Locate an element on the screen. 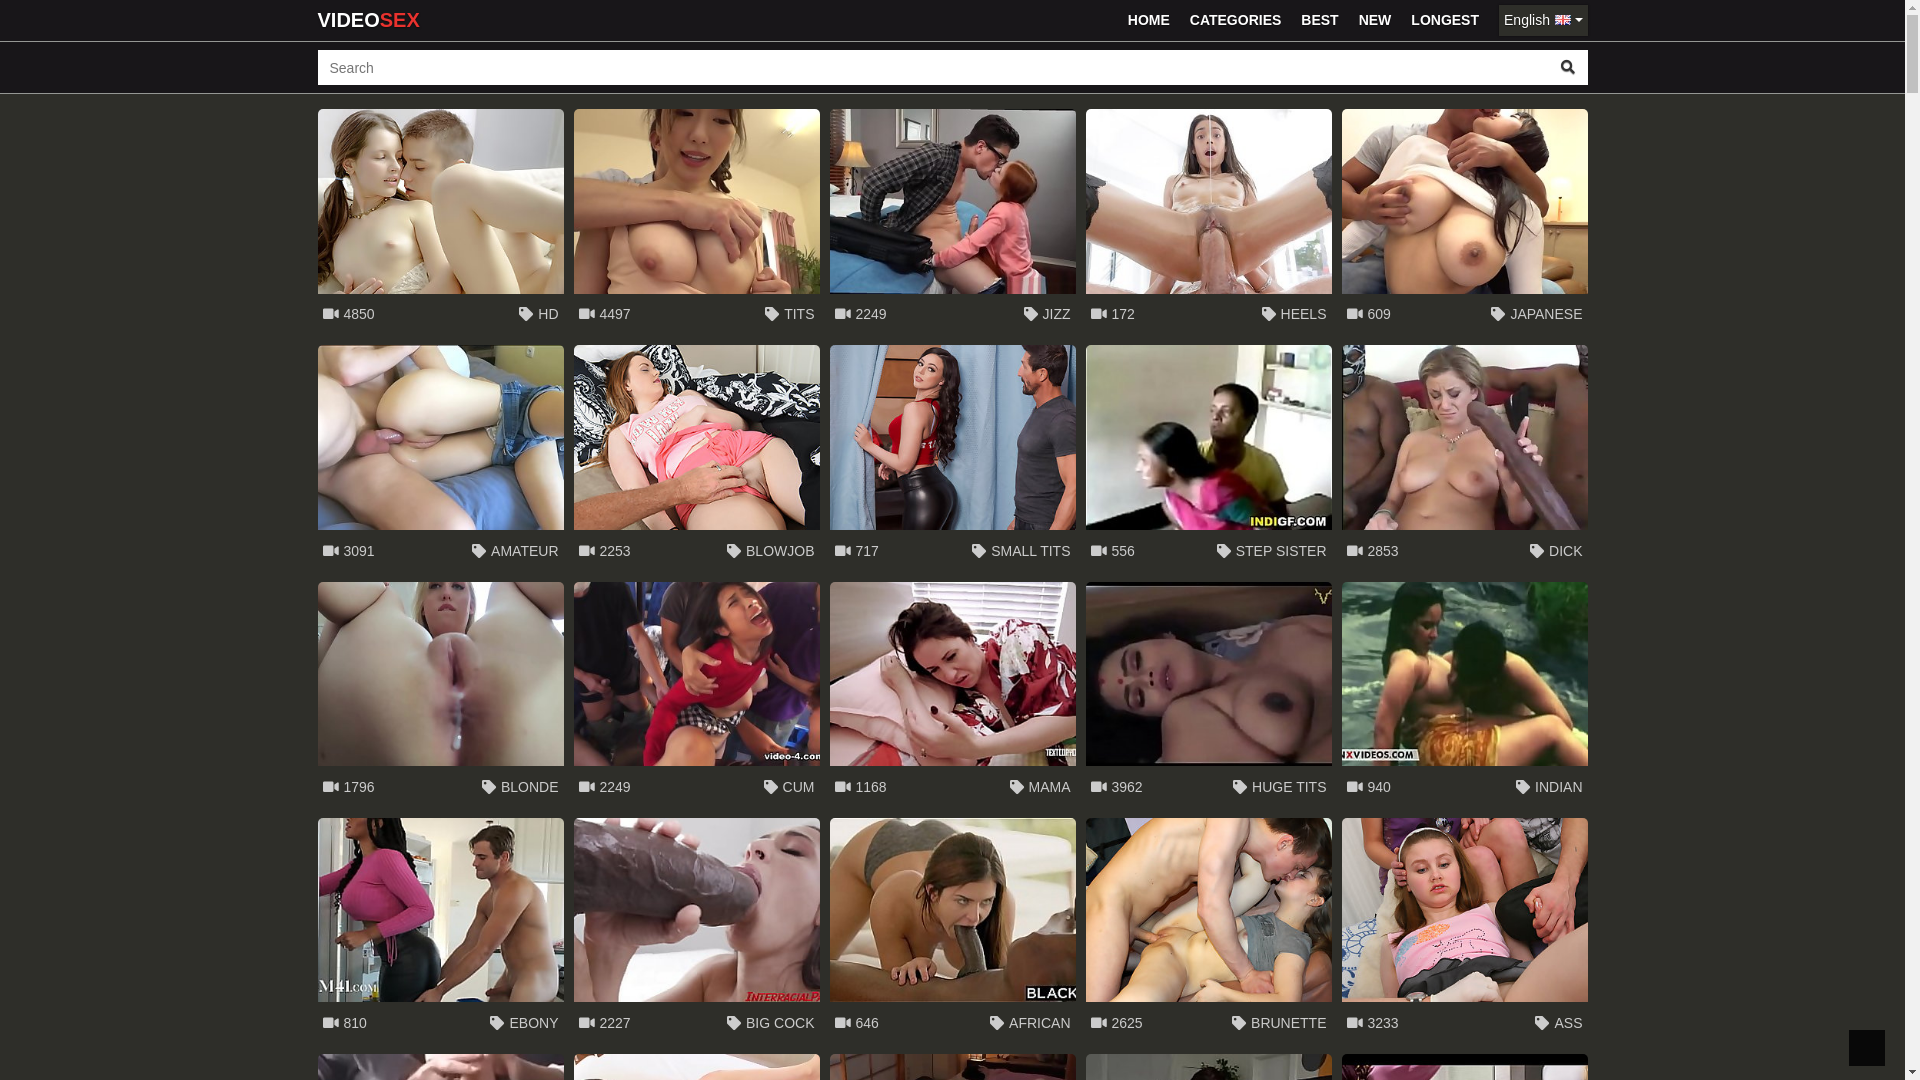 This screenshot has height=1080, width=1920. '1796 is located at coordinates (440, 693).